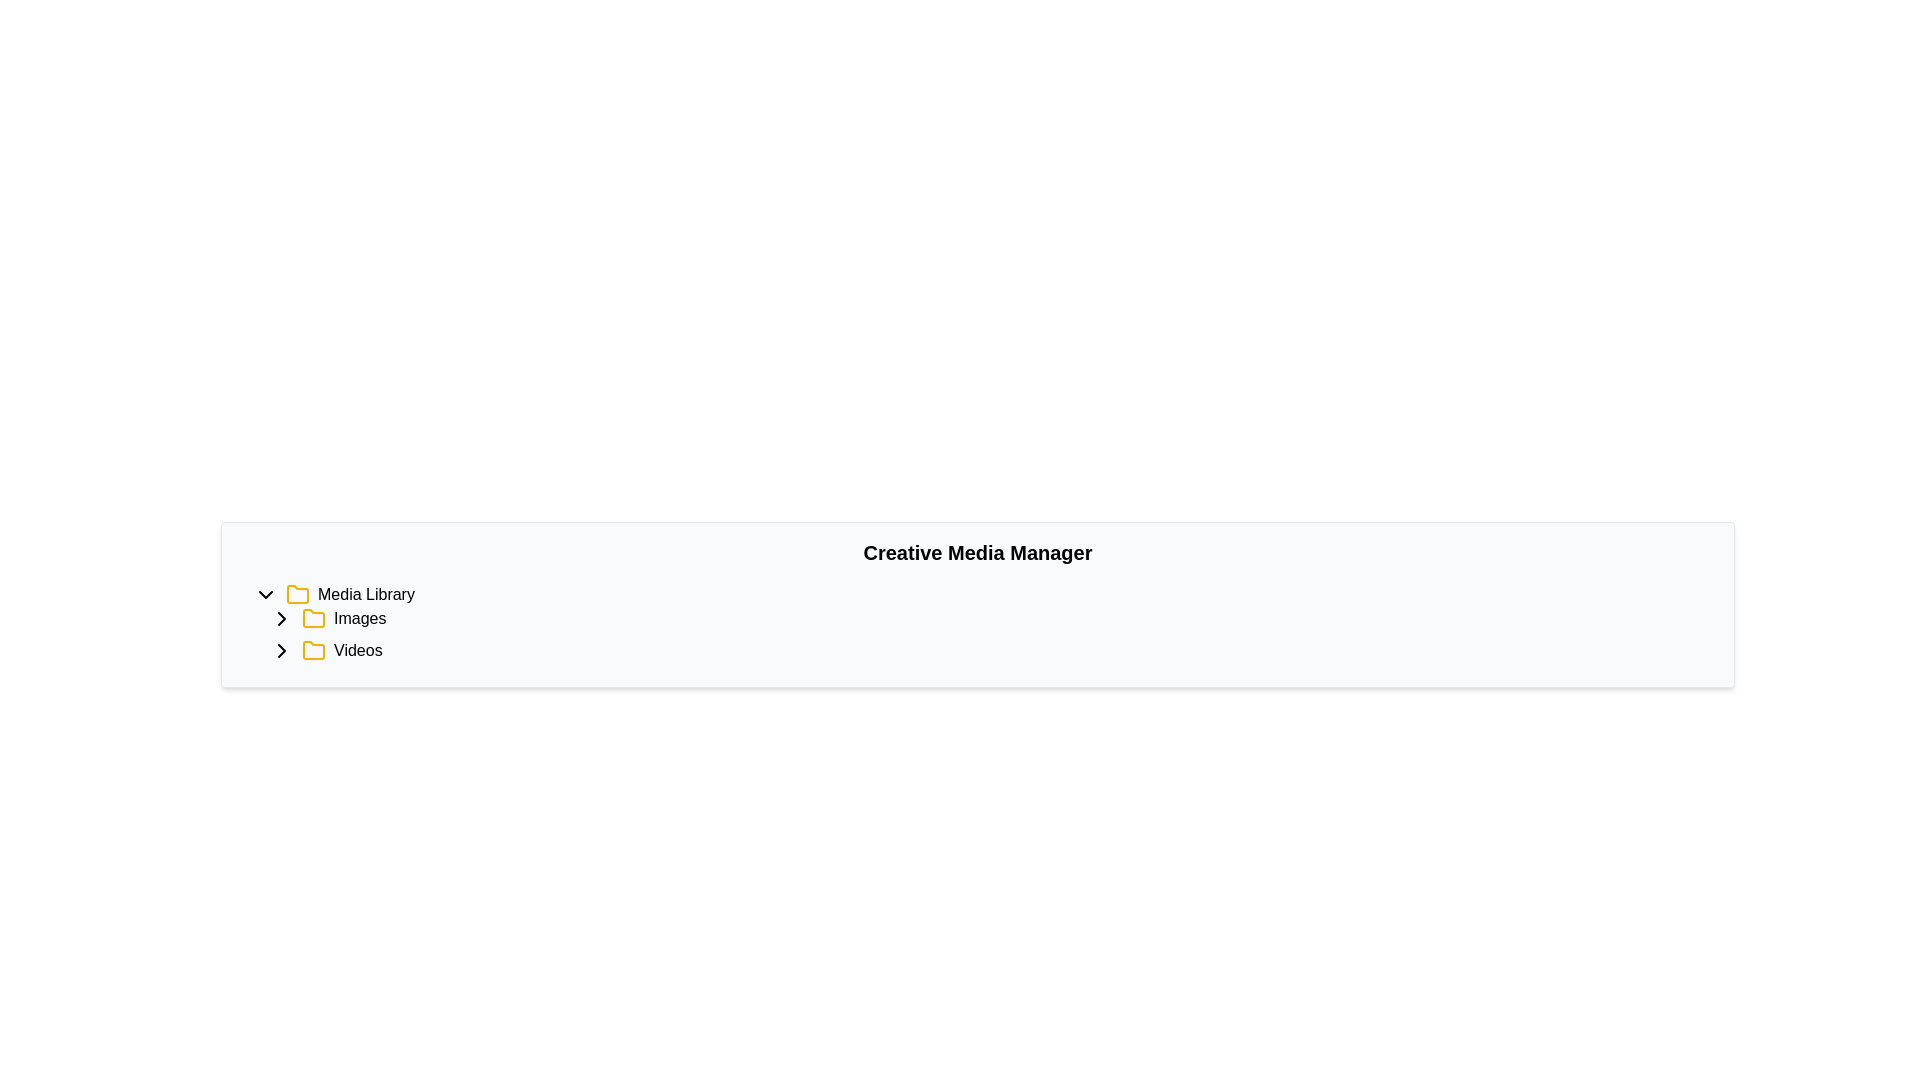 The height and width of the screenshot is (1080, 1920). I want to click on the yellow outlined folder icon located in the 'Media Library' section, so click(296, 593).